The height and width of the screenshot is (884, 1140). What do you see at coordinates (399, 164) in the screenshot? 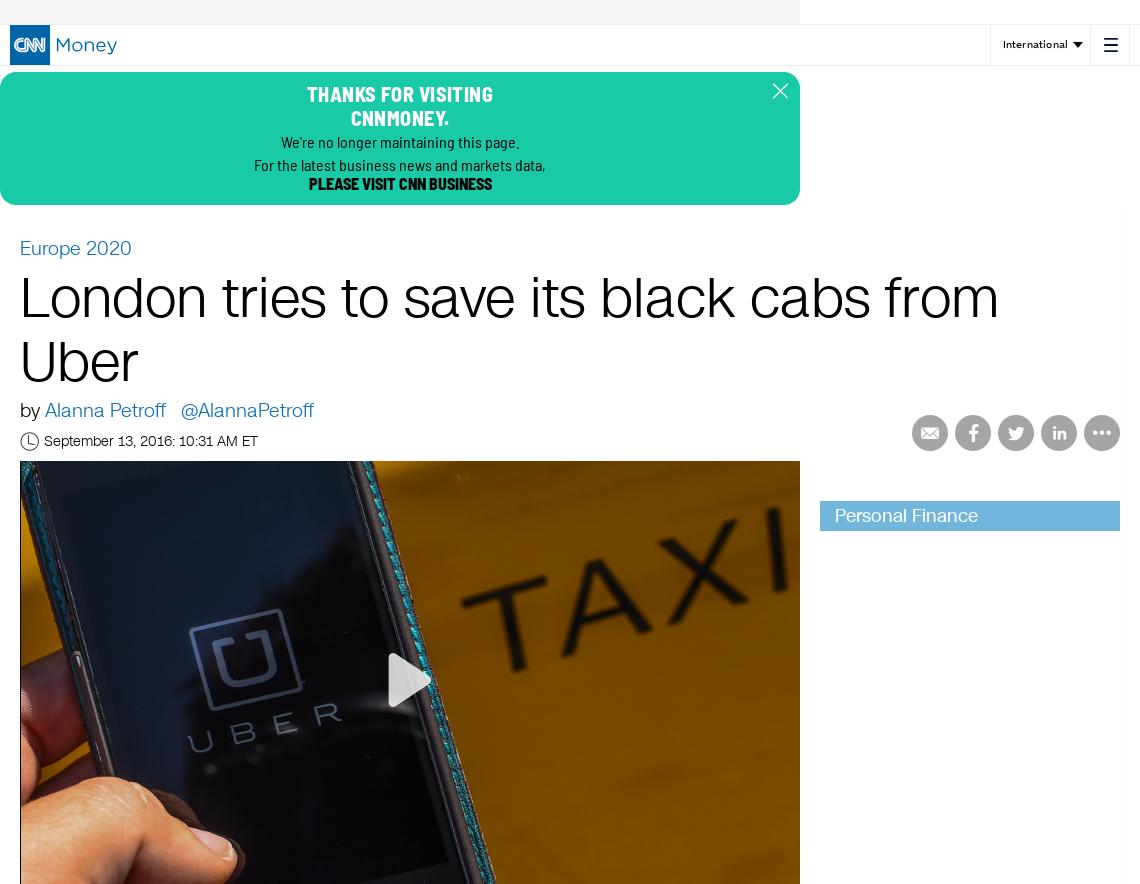
I see `'For the latest business news and markets data,'` at bounding box center [399, 164].